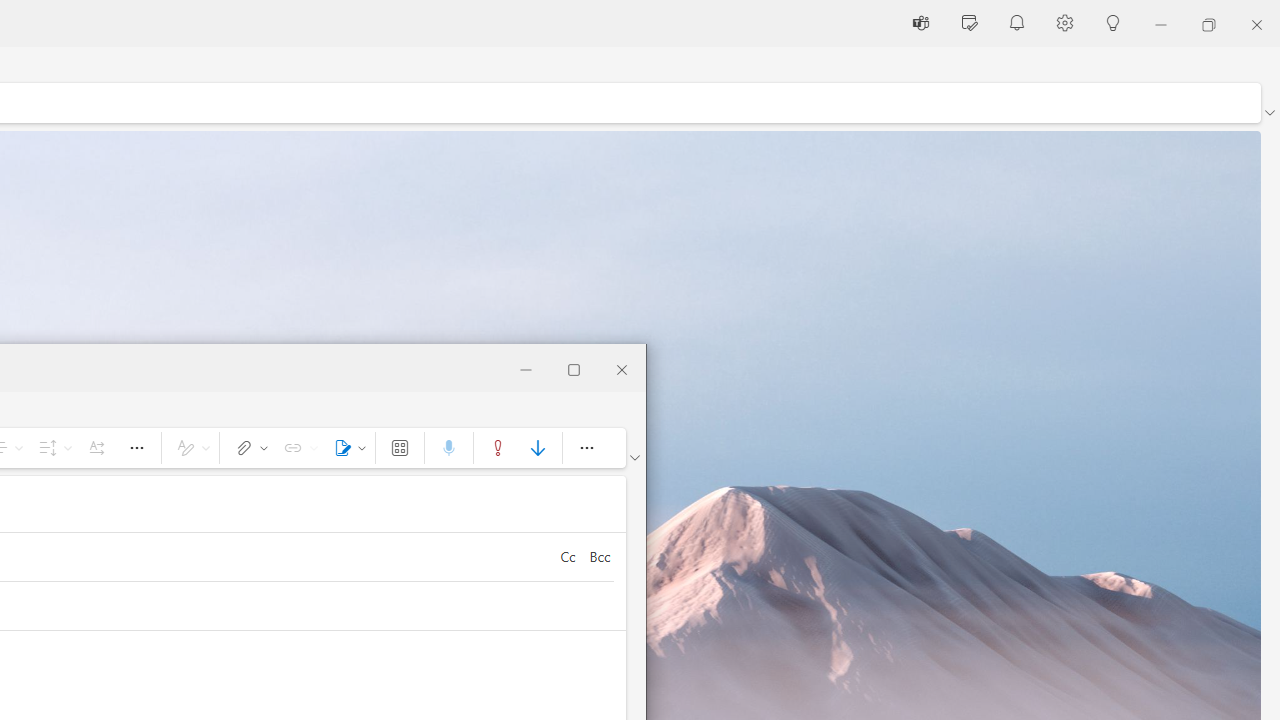 This screenshot has height=720, width=1280. What do you see at coordinates (573, 367) in the screenshot?
I see `'Maximize'` at bounding box center [573, 367].